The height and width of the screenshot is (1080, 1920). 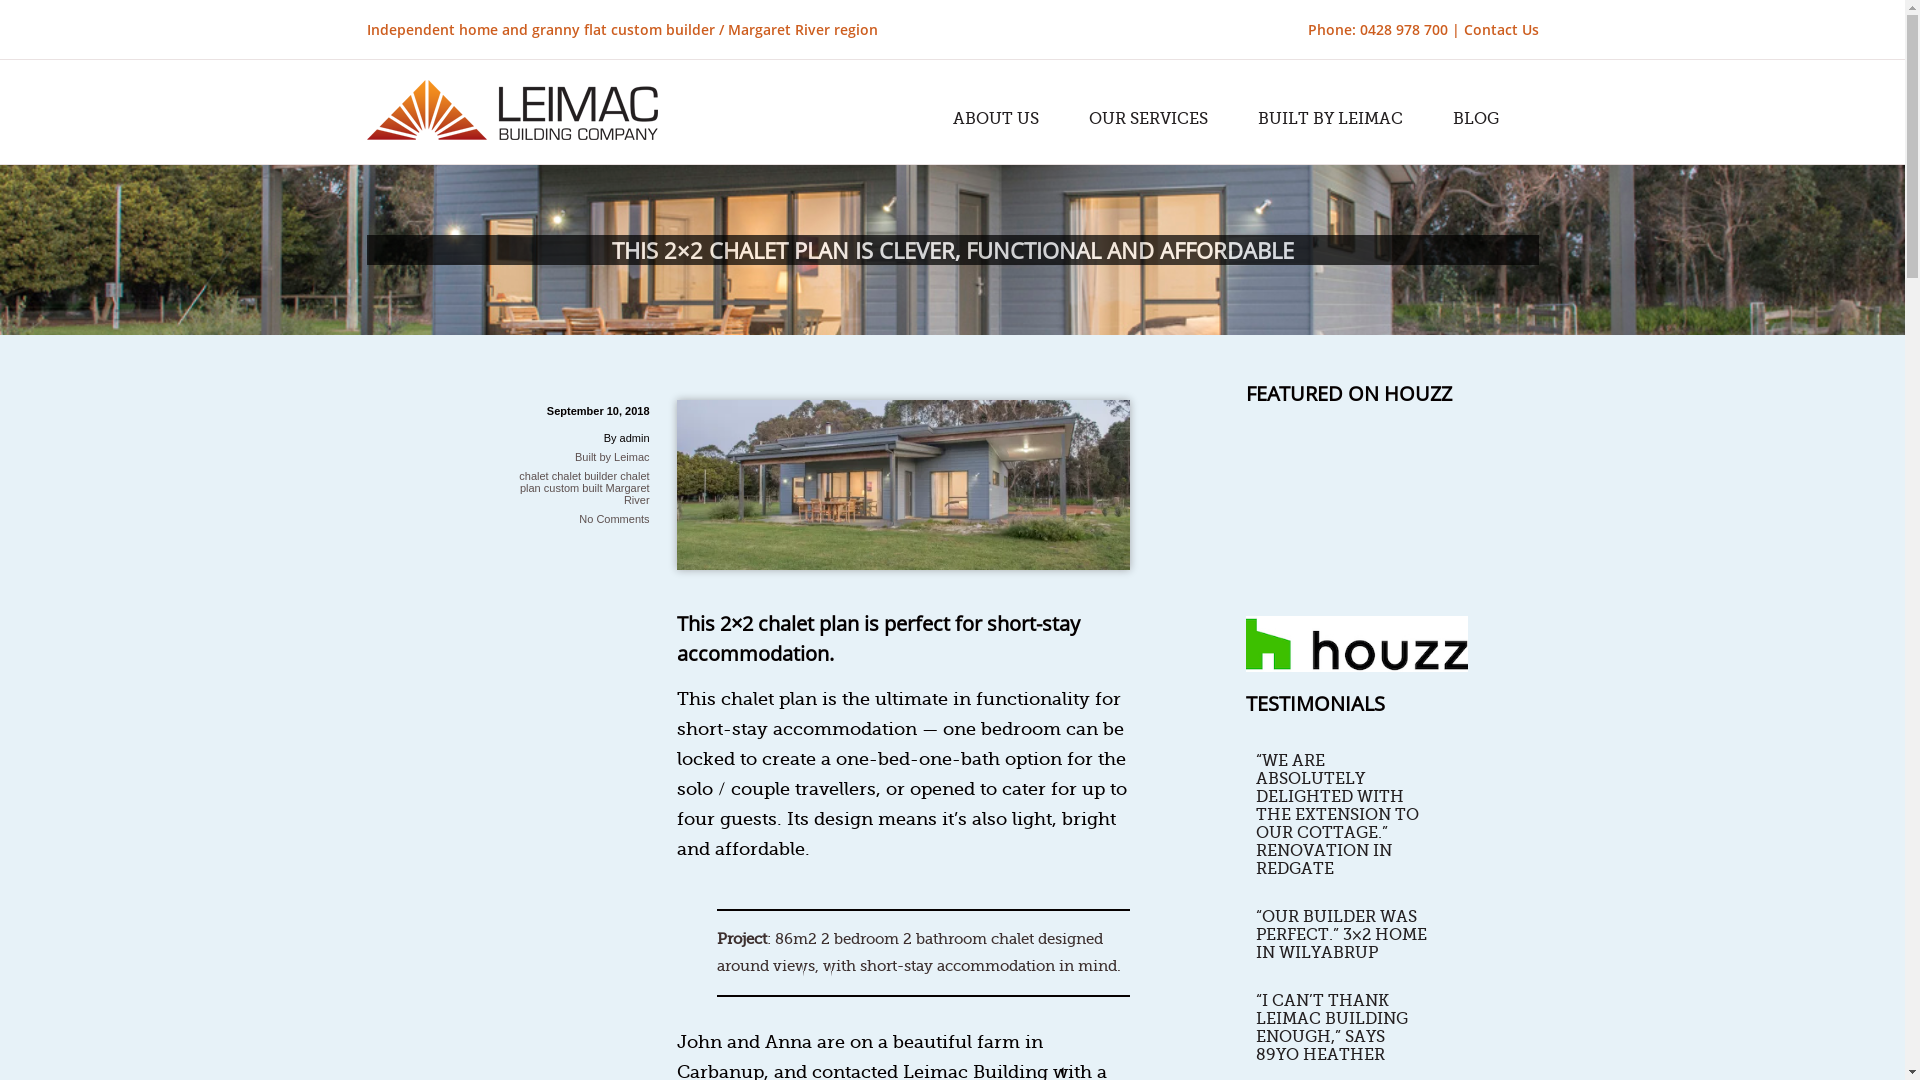 I want to click on 'chalet plan', so click(x=584, y=482).